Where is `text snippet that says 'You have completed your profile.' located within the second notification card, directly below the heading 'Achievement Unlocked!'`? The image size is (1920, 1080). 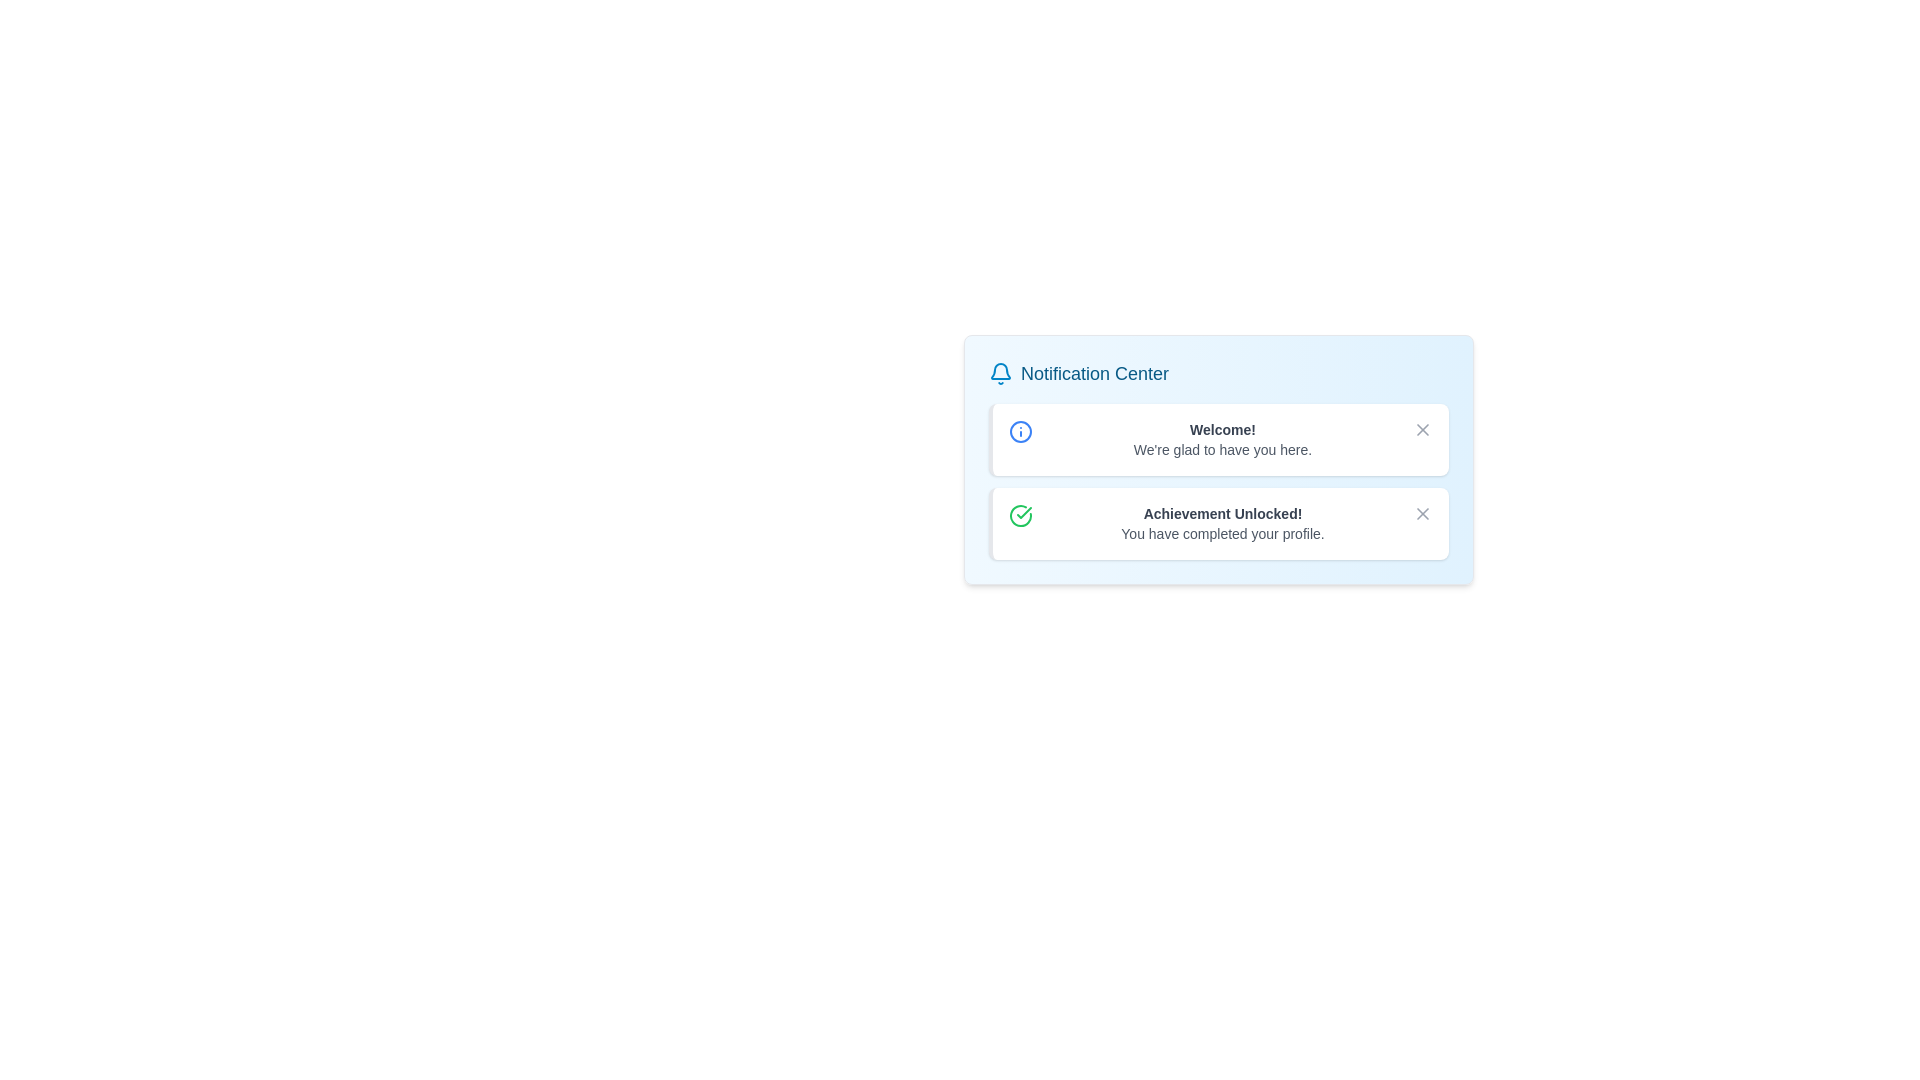
text snippet that says 'You have completed your profile.' located within the second notification card, directly below the heading 'Achievement Unlocked!' is located at coordinates (1222, 532).